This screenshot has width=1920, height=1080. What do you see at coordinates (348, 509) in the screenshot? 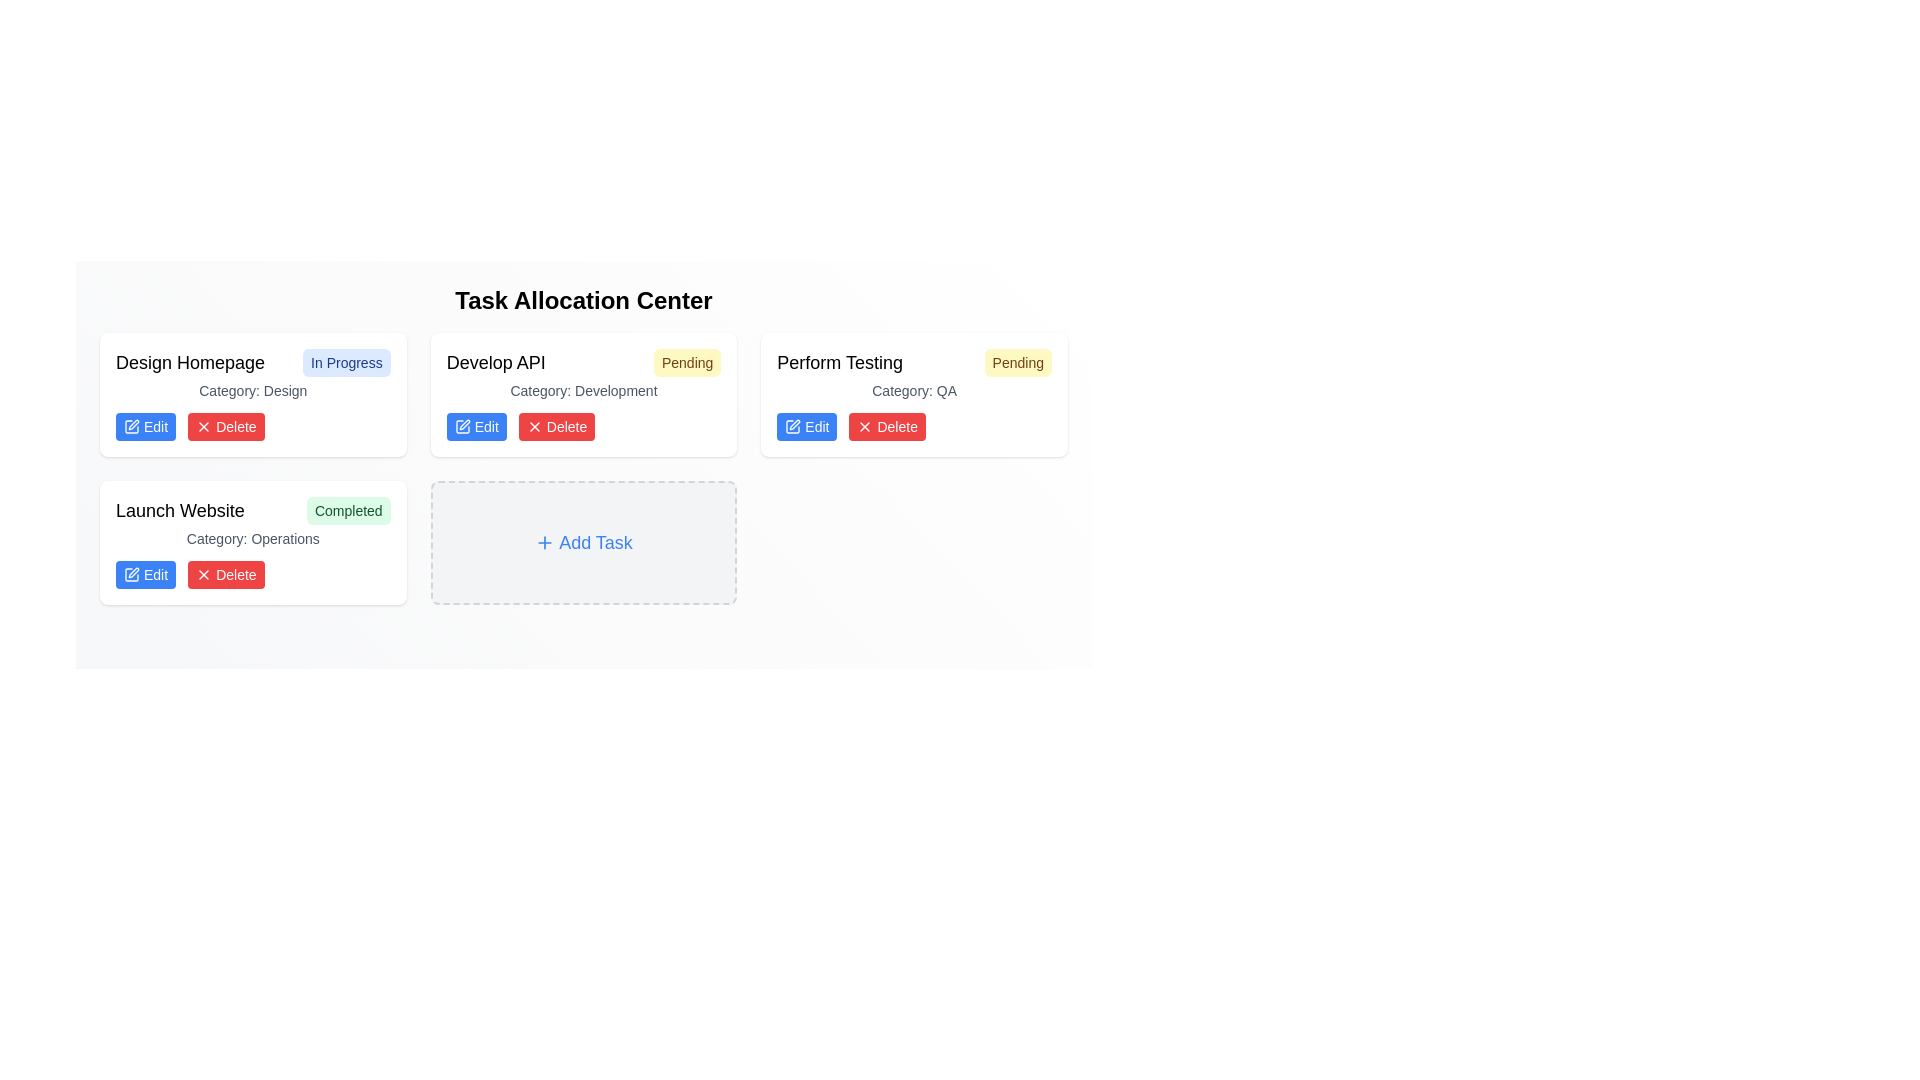
I see `the Status label that displays 'Completed' in dark green on a light green background, located to the right of the 'Launch Website' task title within the task card` at bounding box center [348, 509].